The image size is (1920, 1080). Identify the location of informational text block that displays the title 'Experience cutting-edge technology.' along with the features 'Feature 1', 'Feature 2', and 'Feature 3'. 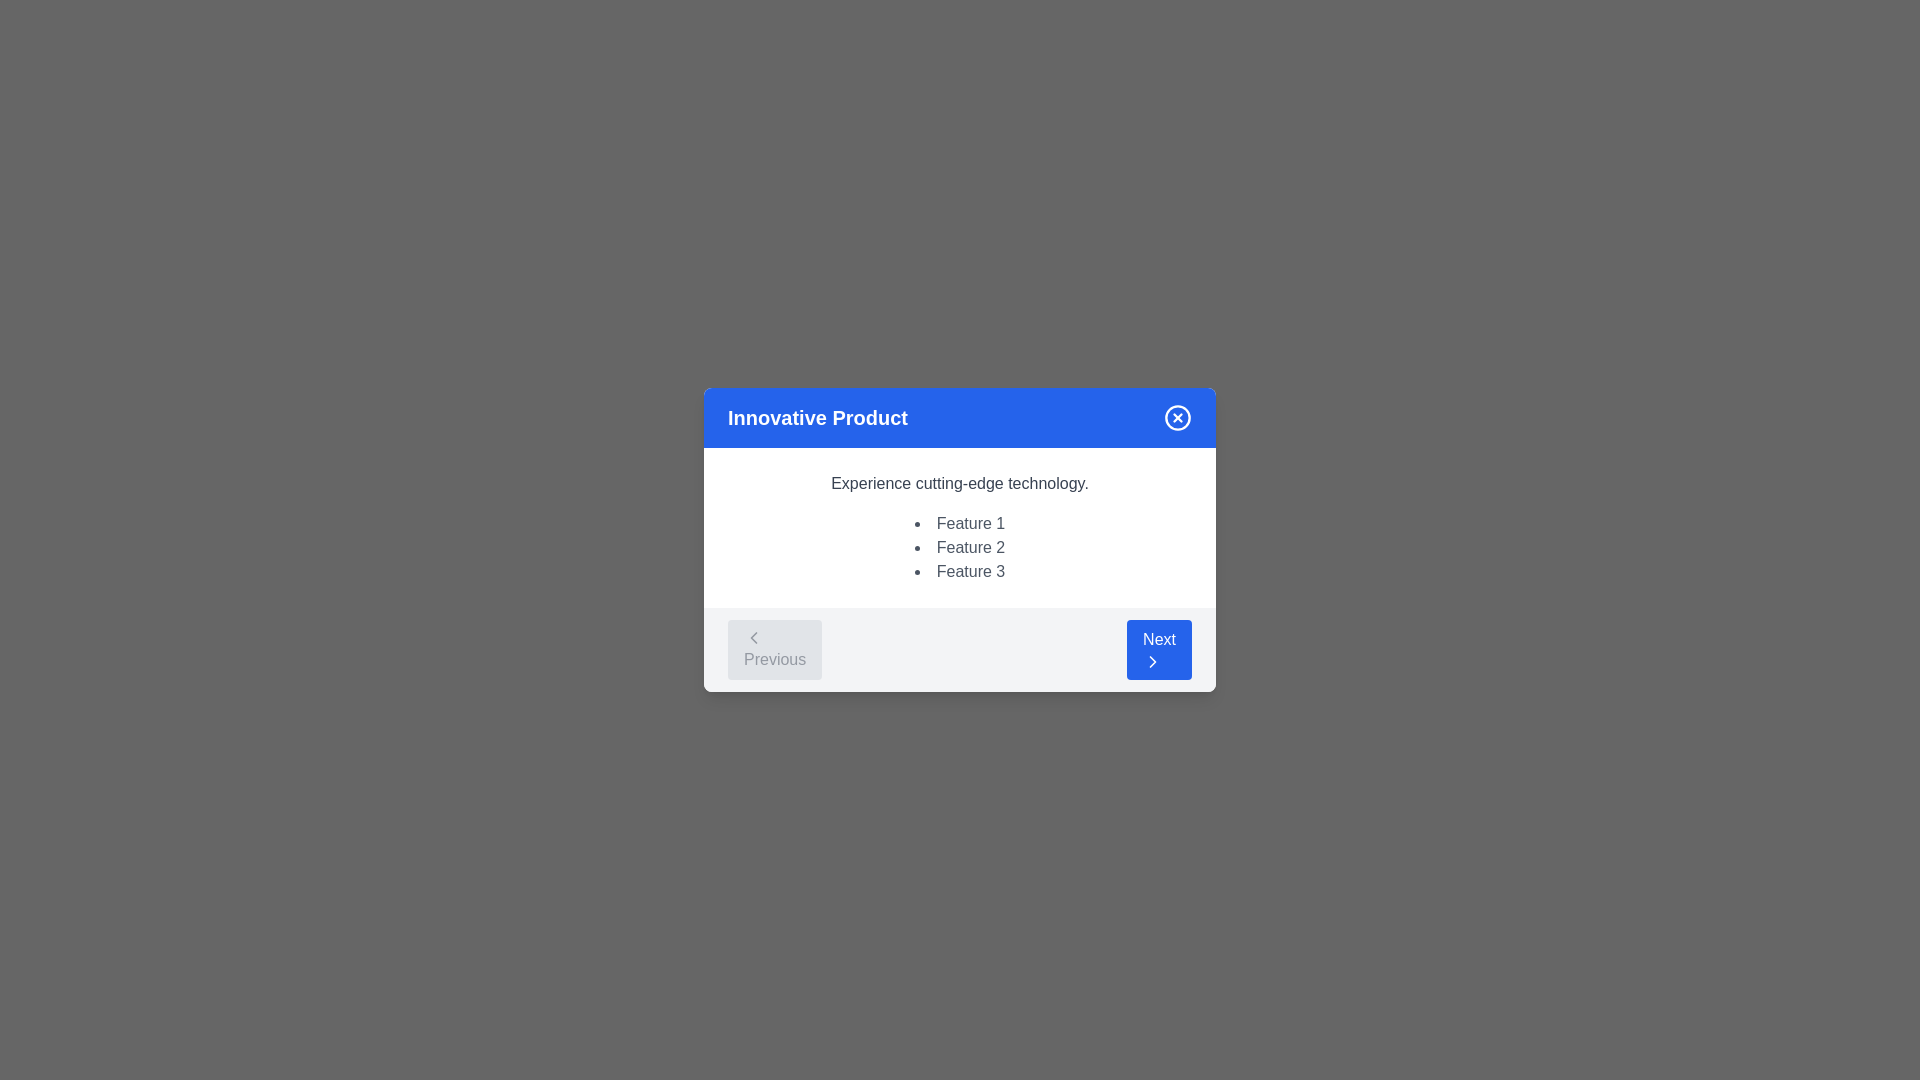
(960, 527).